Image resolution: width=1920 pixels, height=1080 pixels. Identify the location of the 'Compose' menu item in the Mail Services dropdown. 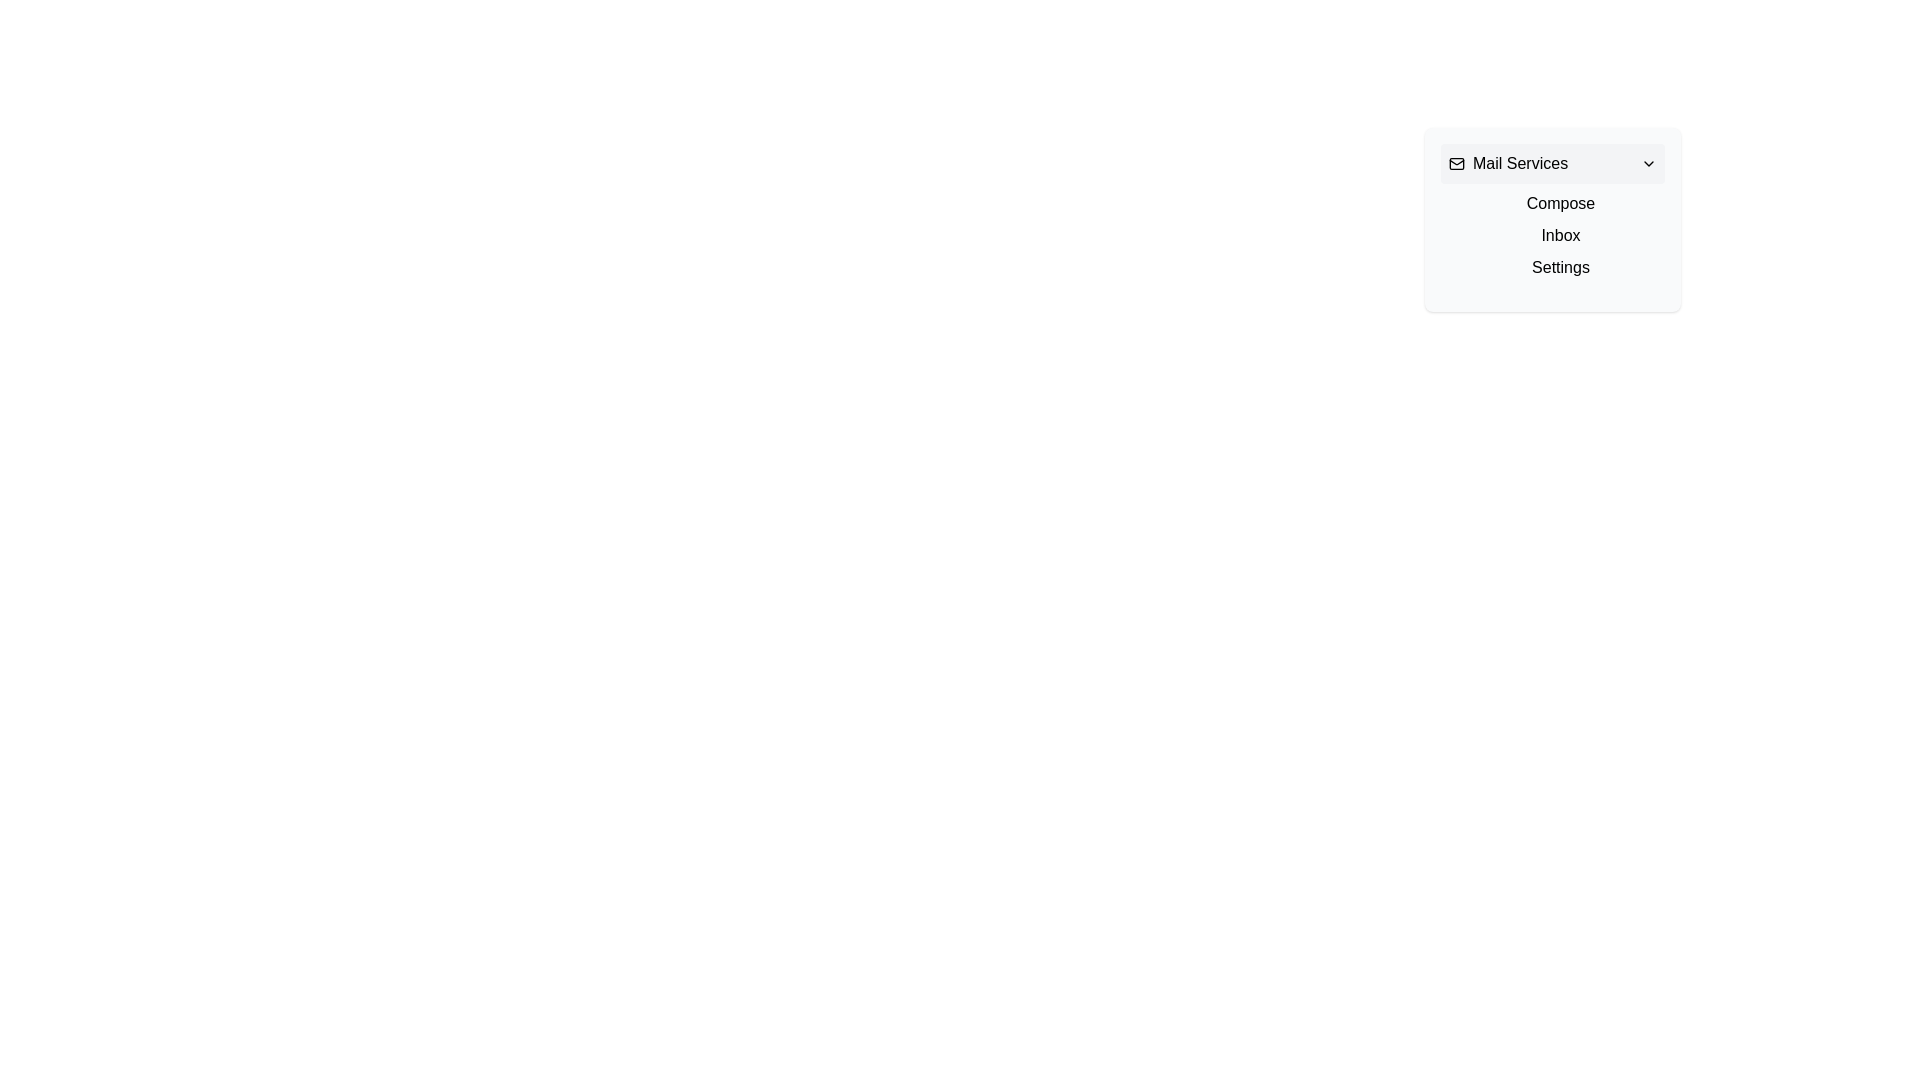
(1552, 212).